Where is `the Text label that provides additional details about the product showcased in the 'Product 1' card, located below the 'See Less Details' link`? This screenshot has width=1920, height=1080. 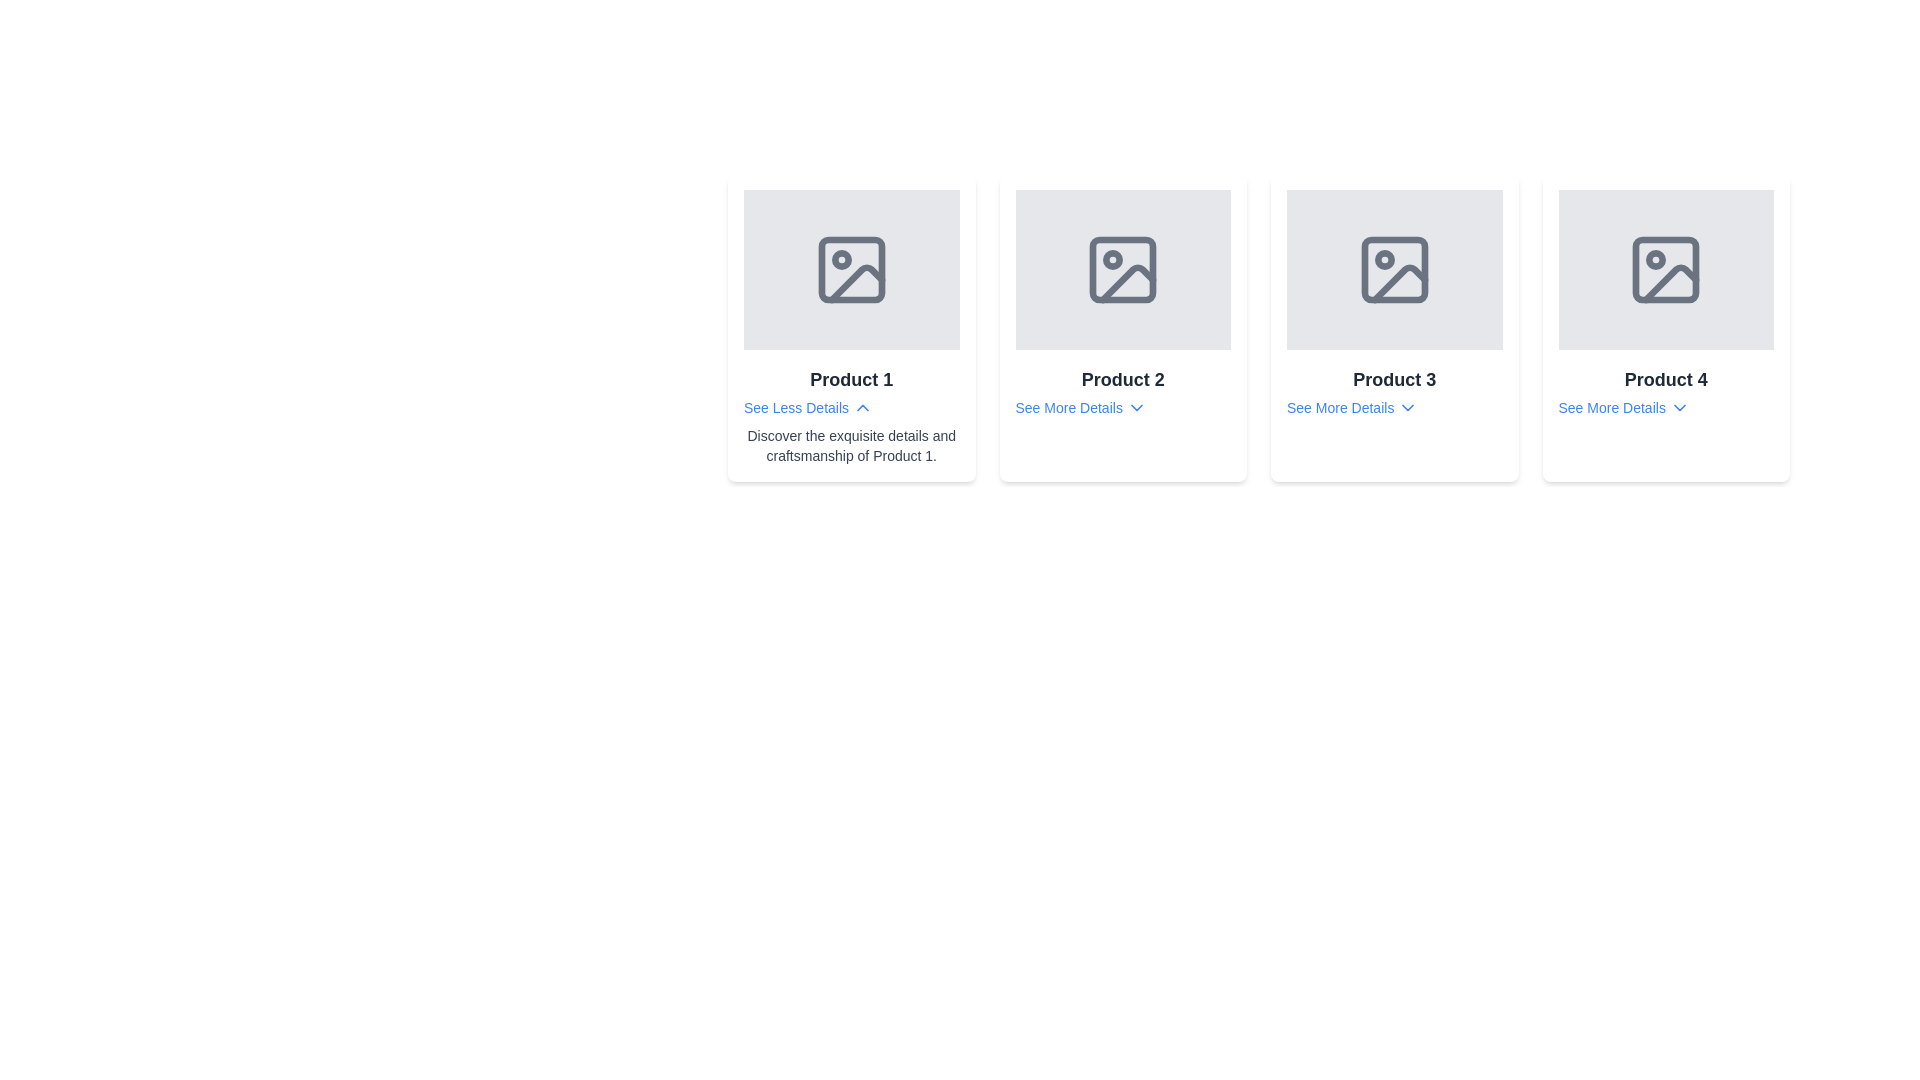 the Text label that provides additional details about the product showcased in the 'Product 1' card, located below the 'See Less Details' link is located at coordinates (851, 445).